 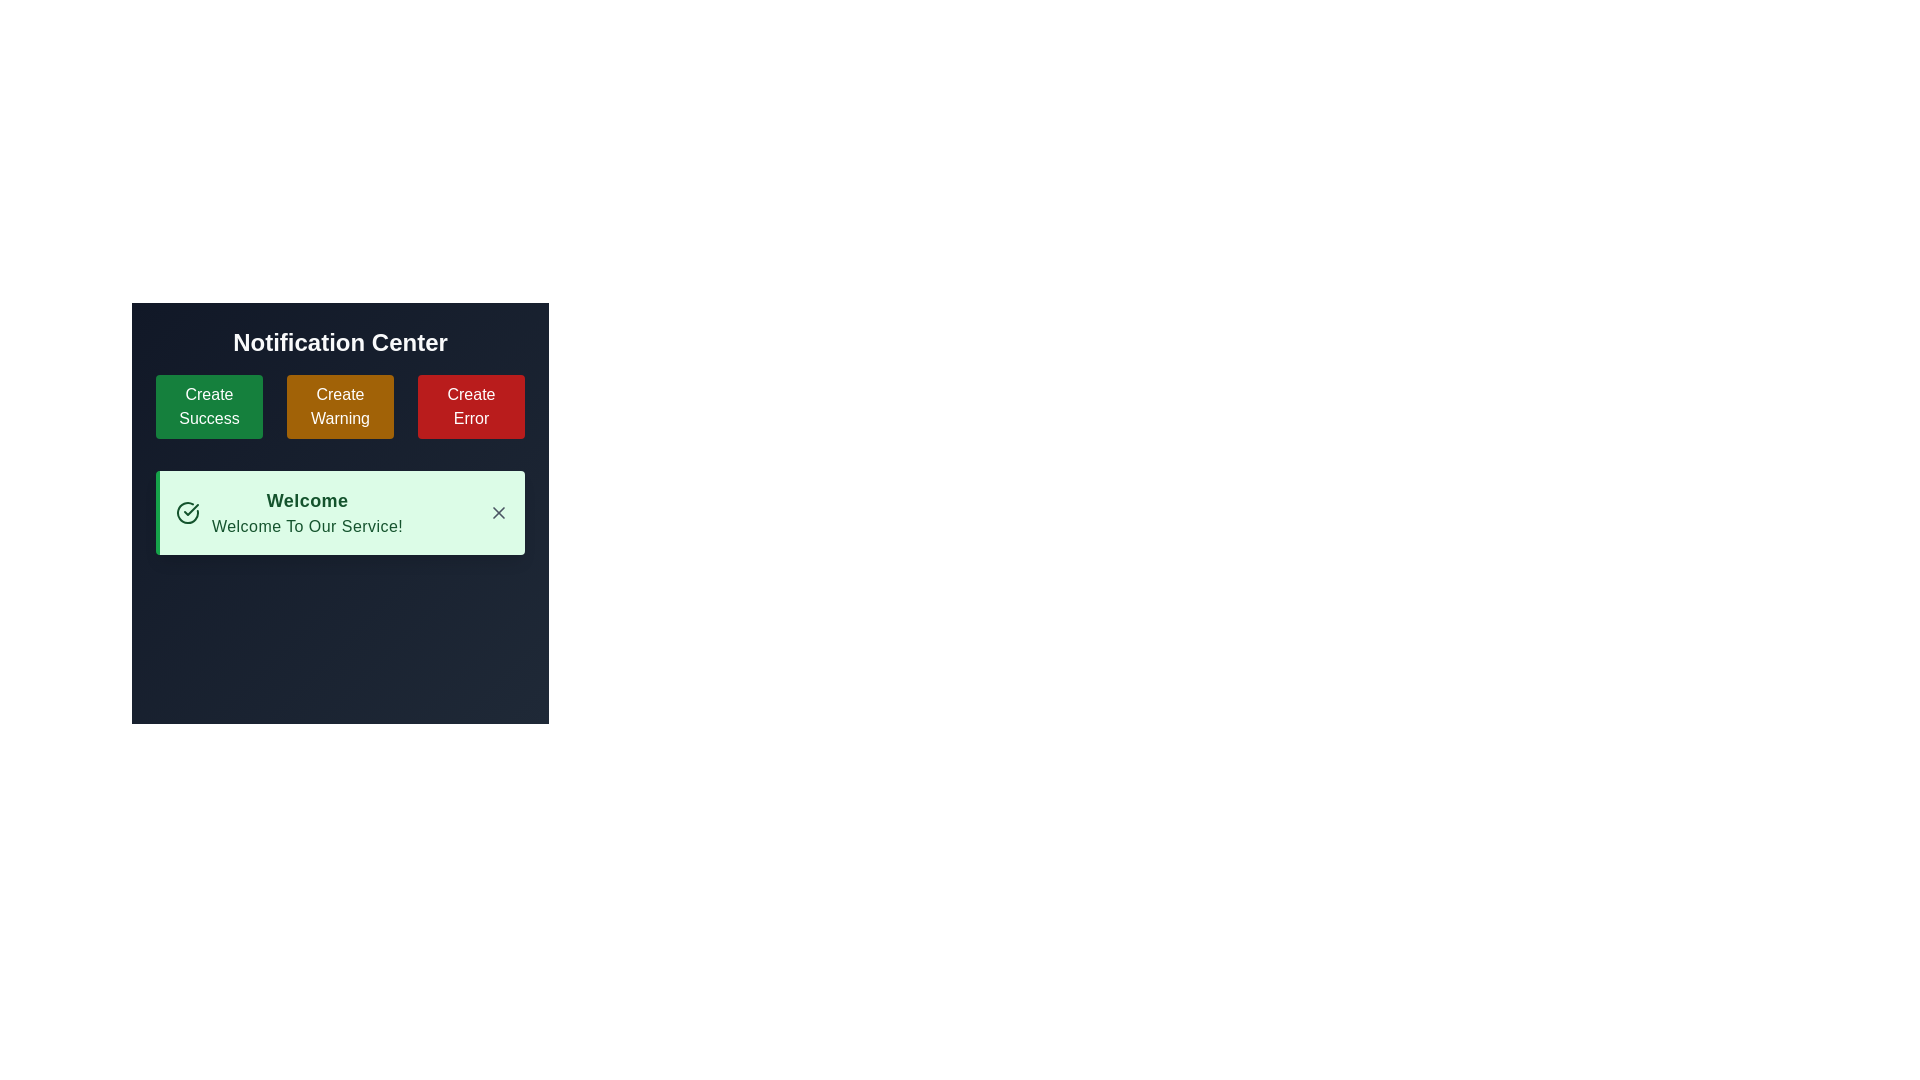 I want to click on the gray 'X' close button located in the top-right corner of the notification card that contains the text 'Welcome to our service!', so click(x=499, y=512).